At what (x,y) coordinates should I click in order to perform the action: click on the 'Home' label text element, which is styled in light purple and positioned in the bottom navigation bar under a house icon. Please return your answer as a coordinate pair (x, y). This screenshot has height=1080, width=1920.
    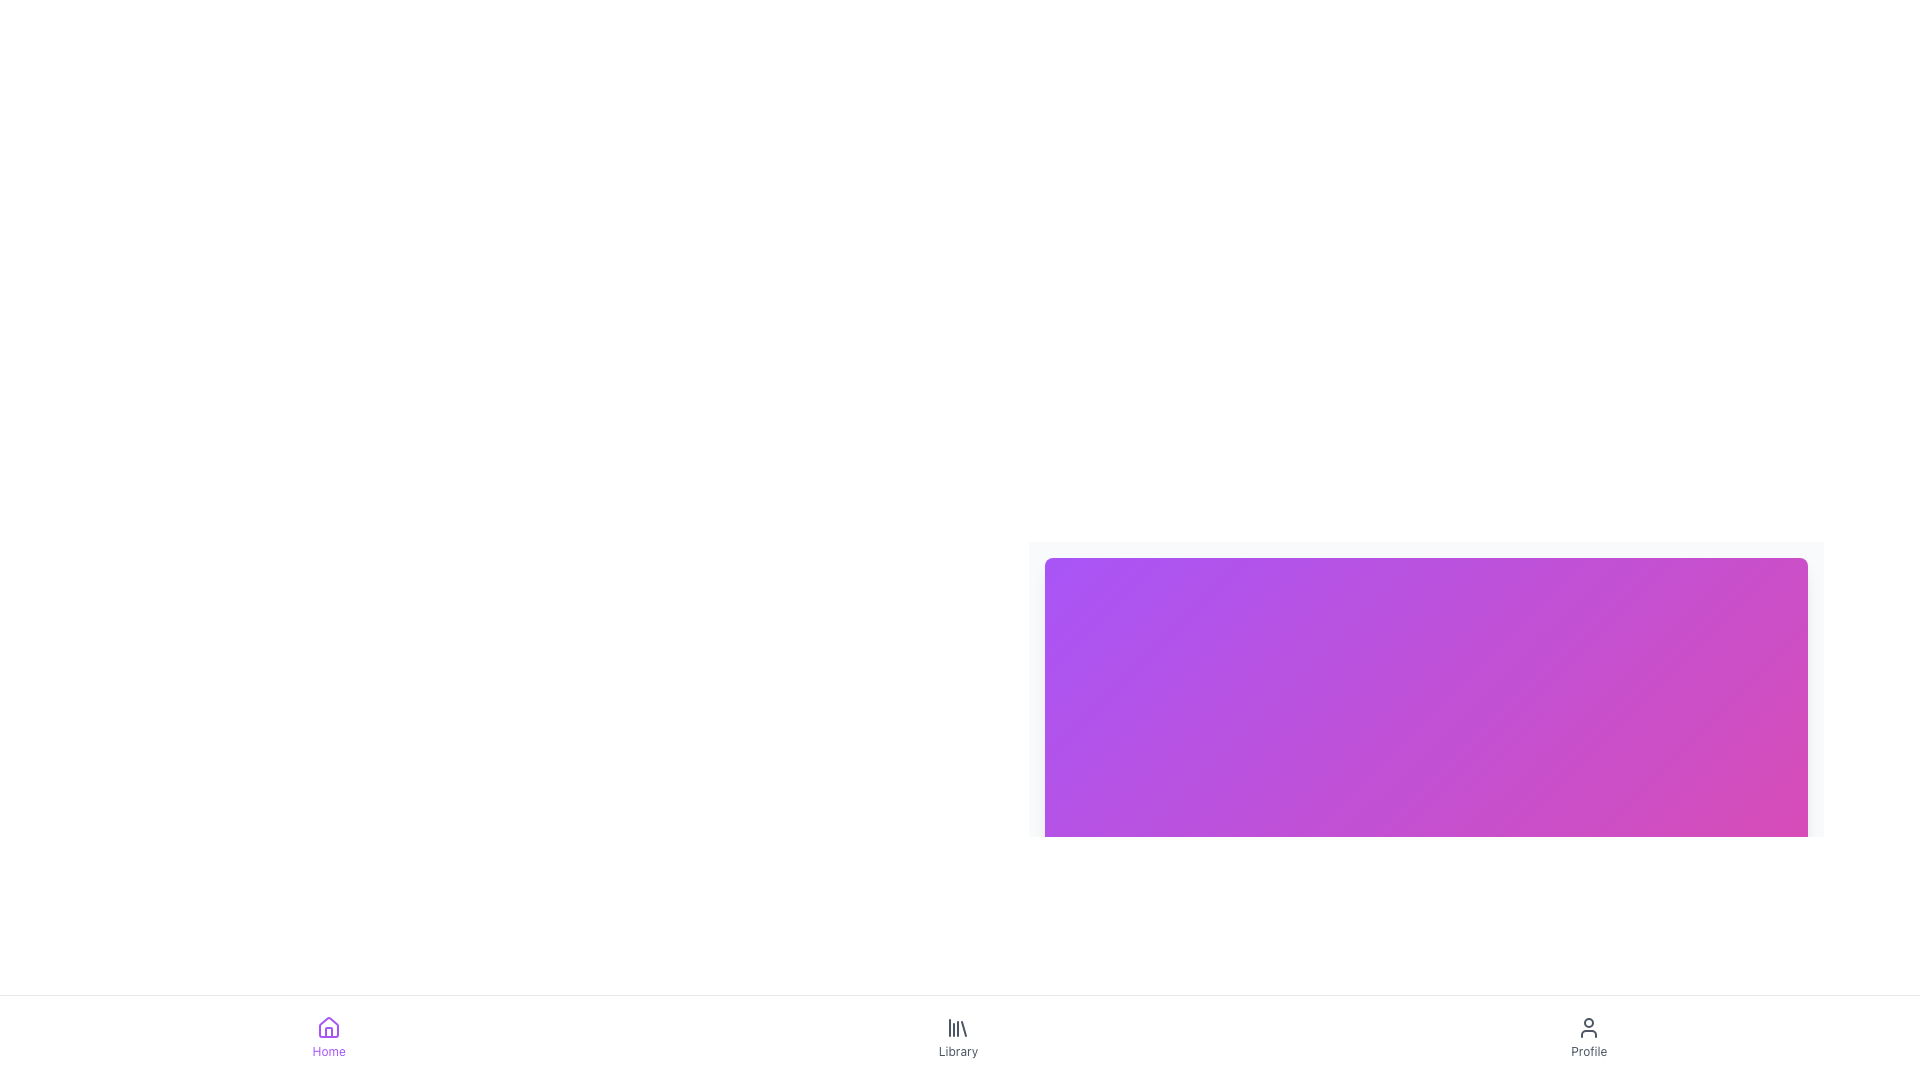
    Looking at the image, I should click on (329, 1051).